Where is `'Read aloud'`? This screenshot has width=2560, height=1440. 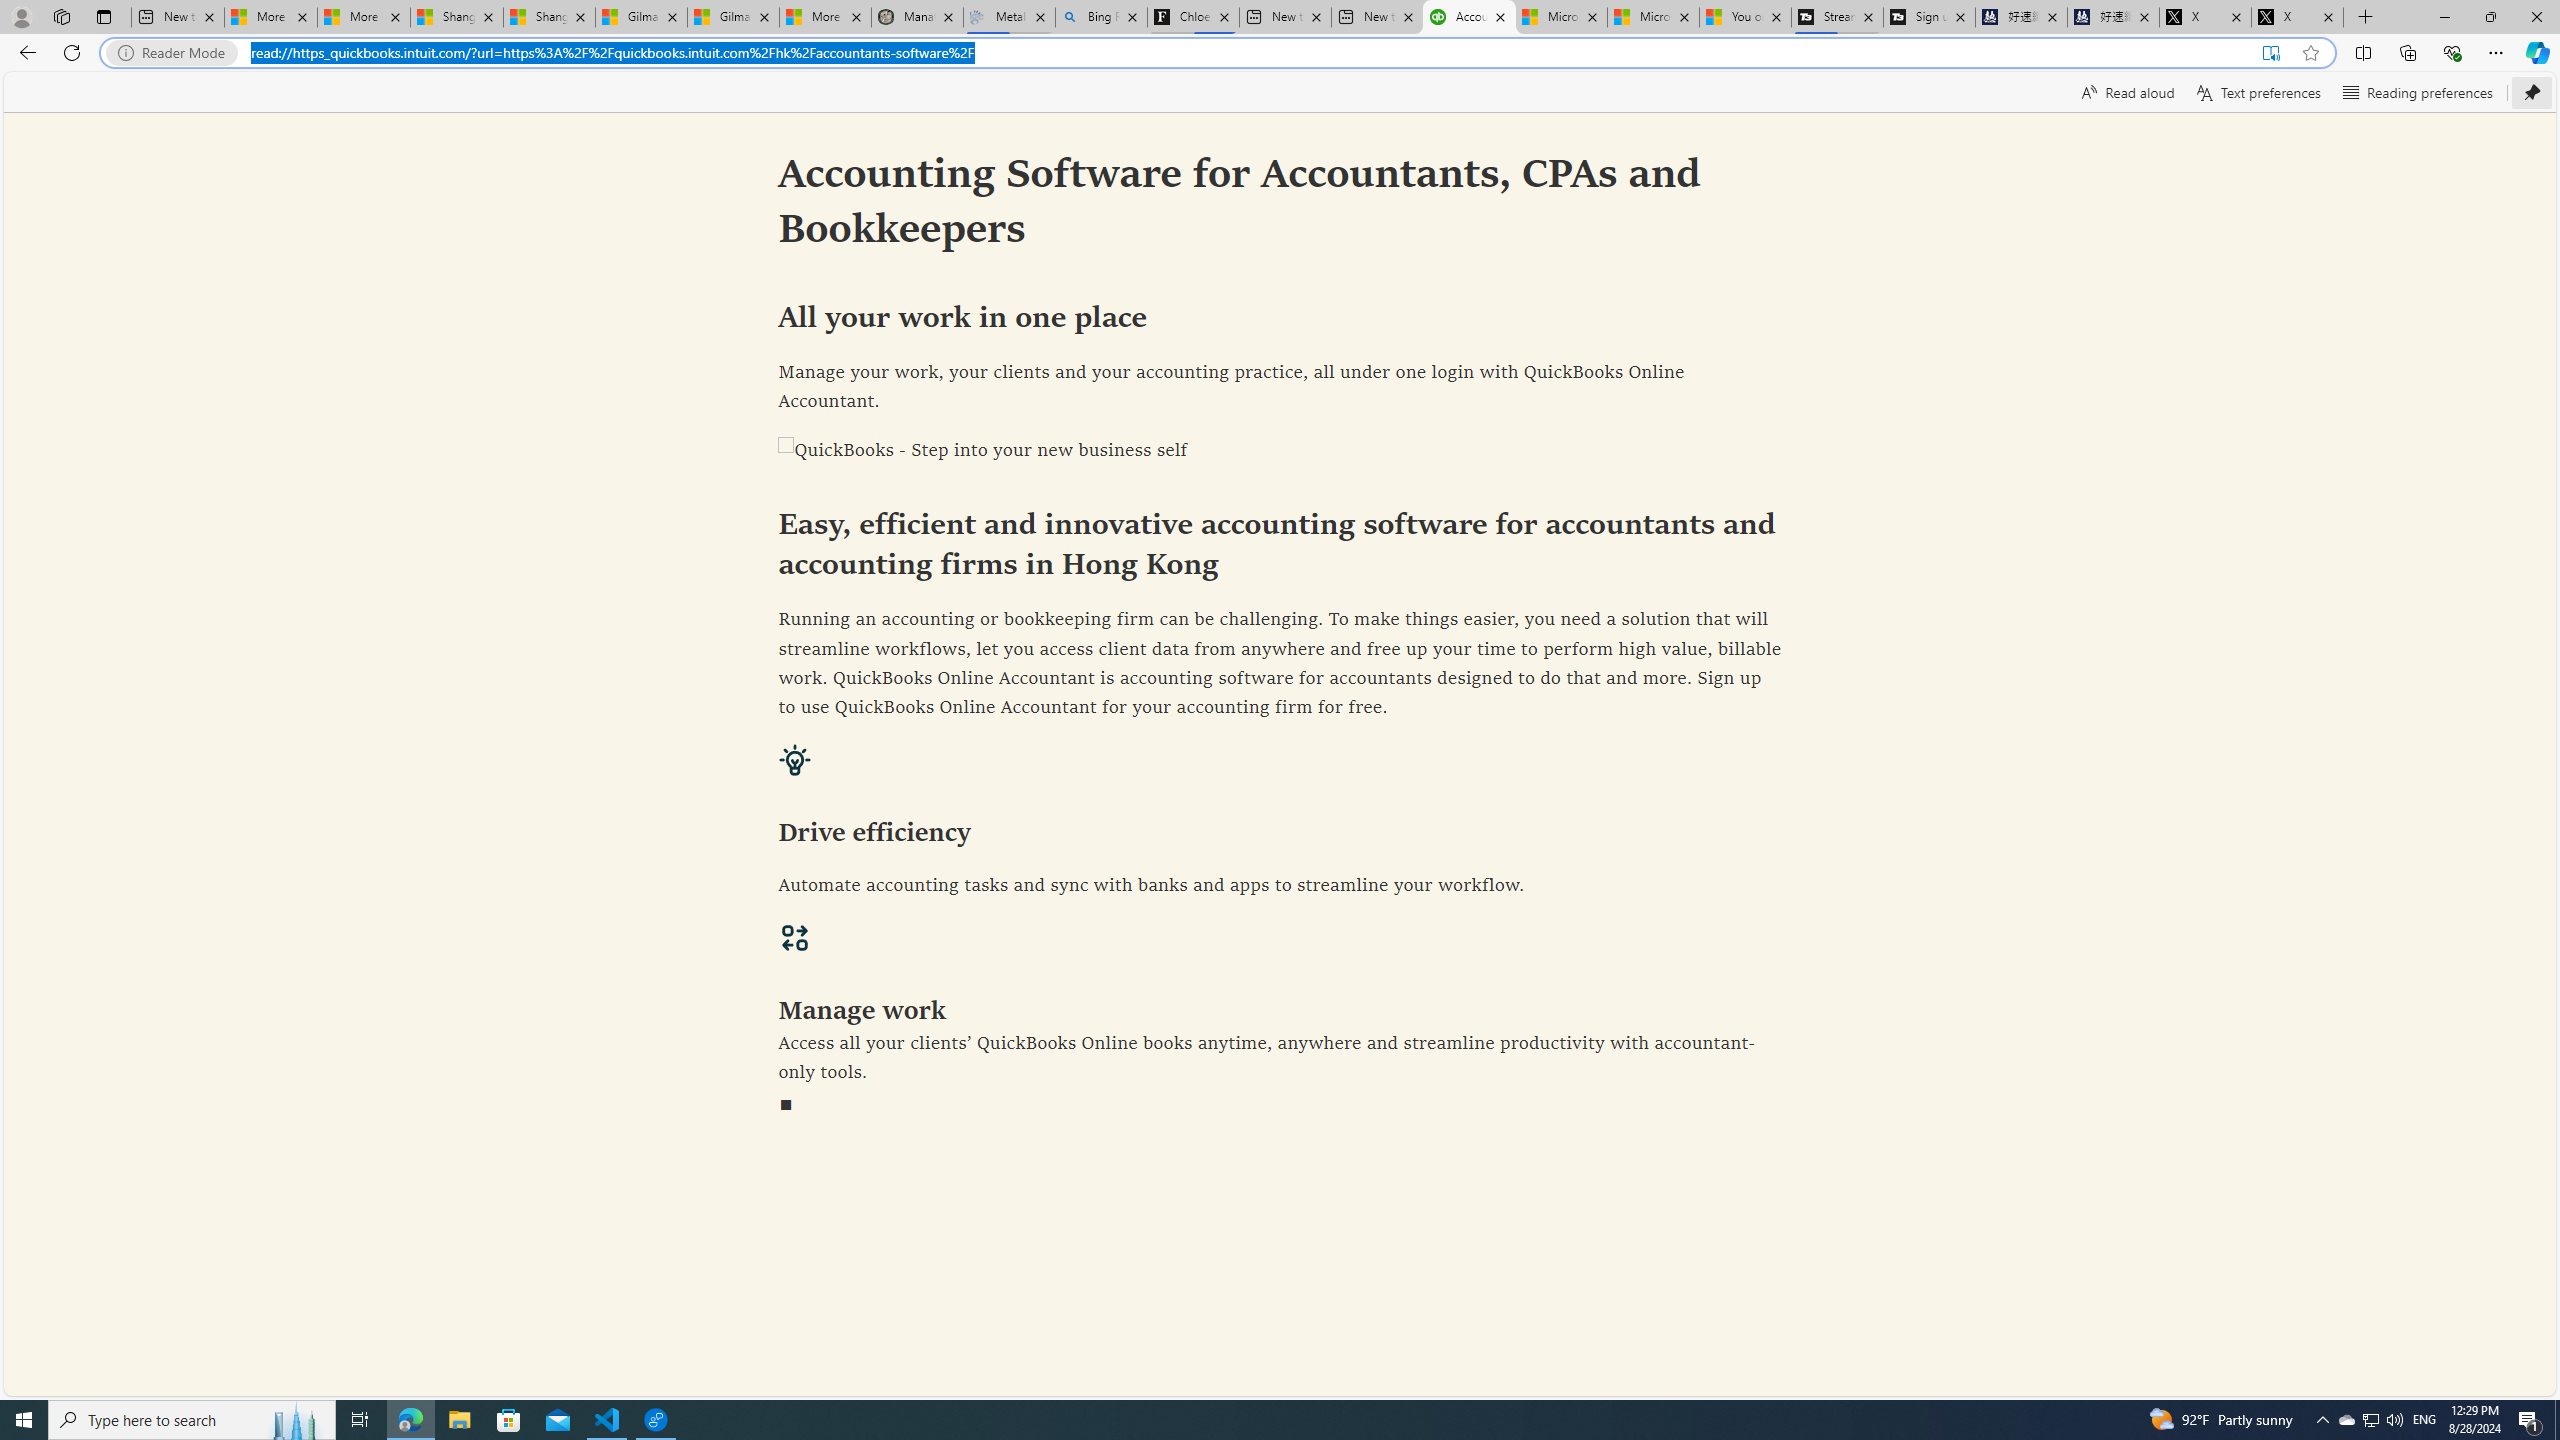 'Read aloud' is located at coordinates (2127, 91).